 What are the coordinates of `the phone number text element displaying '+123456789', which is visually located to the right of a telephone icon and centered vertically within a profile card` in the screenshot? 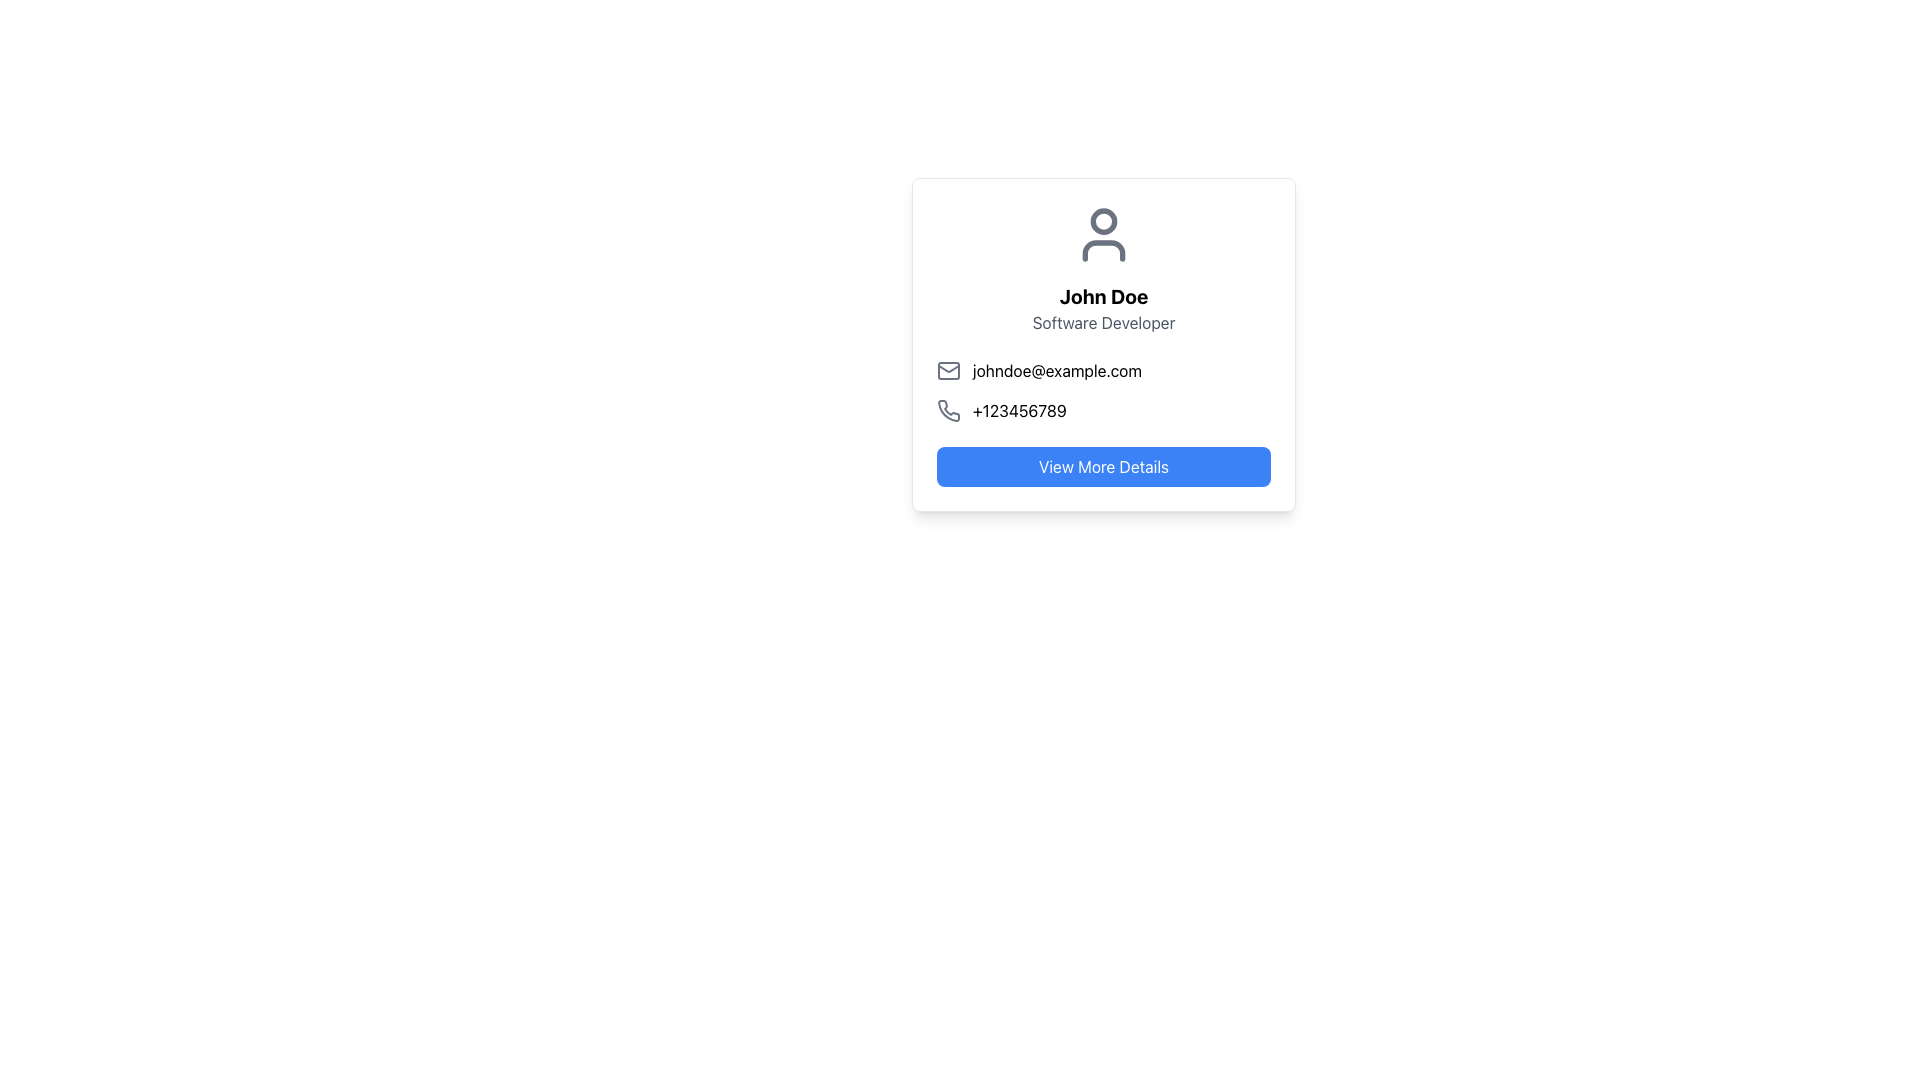 It's located at (1019, 410).